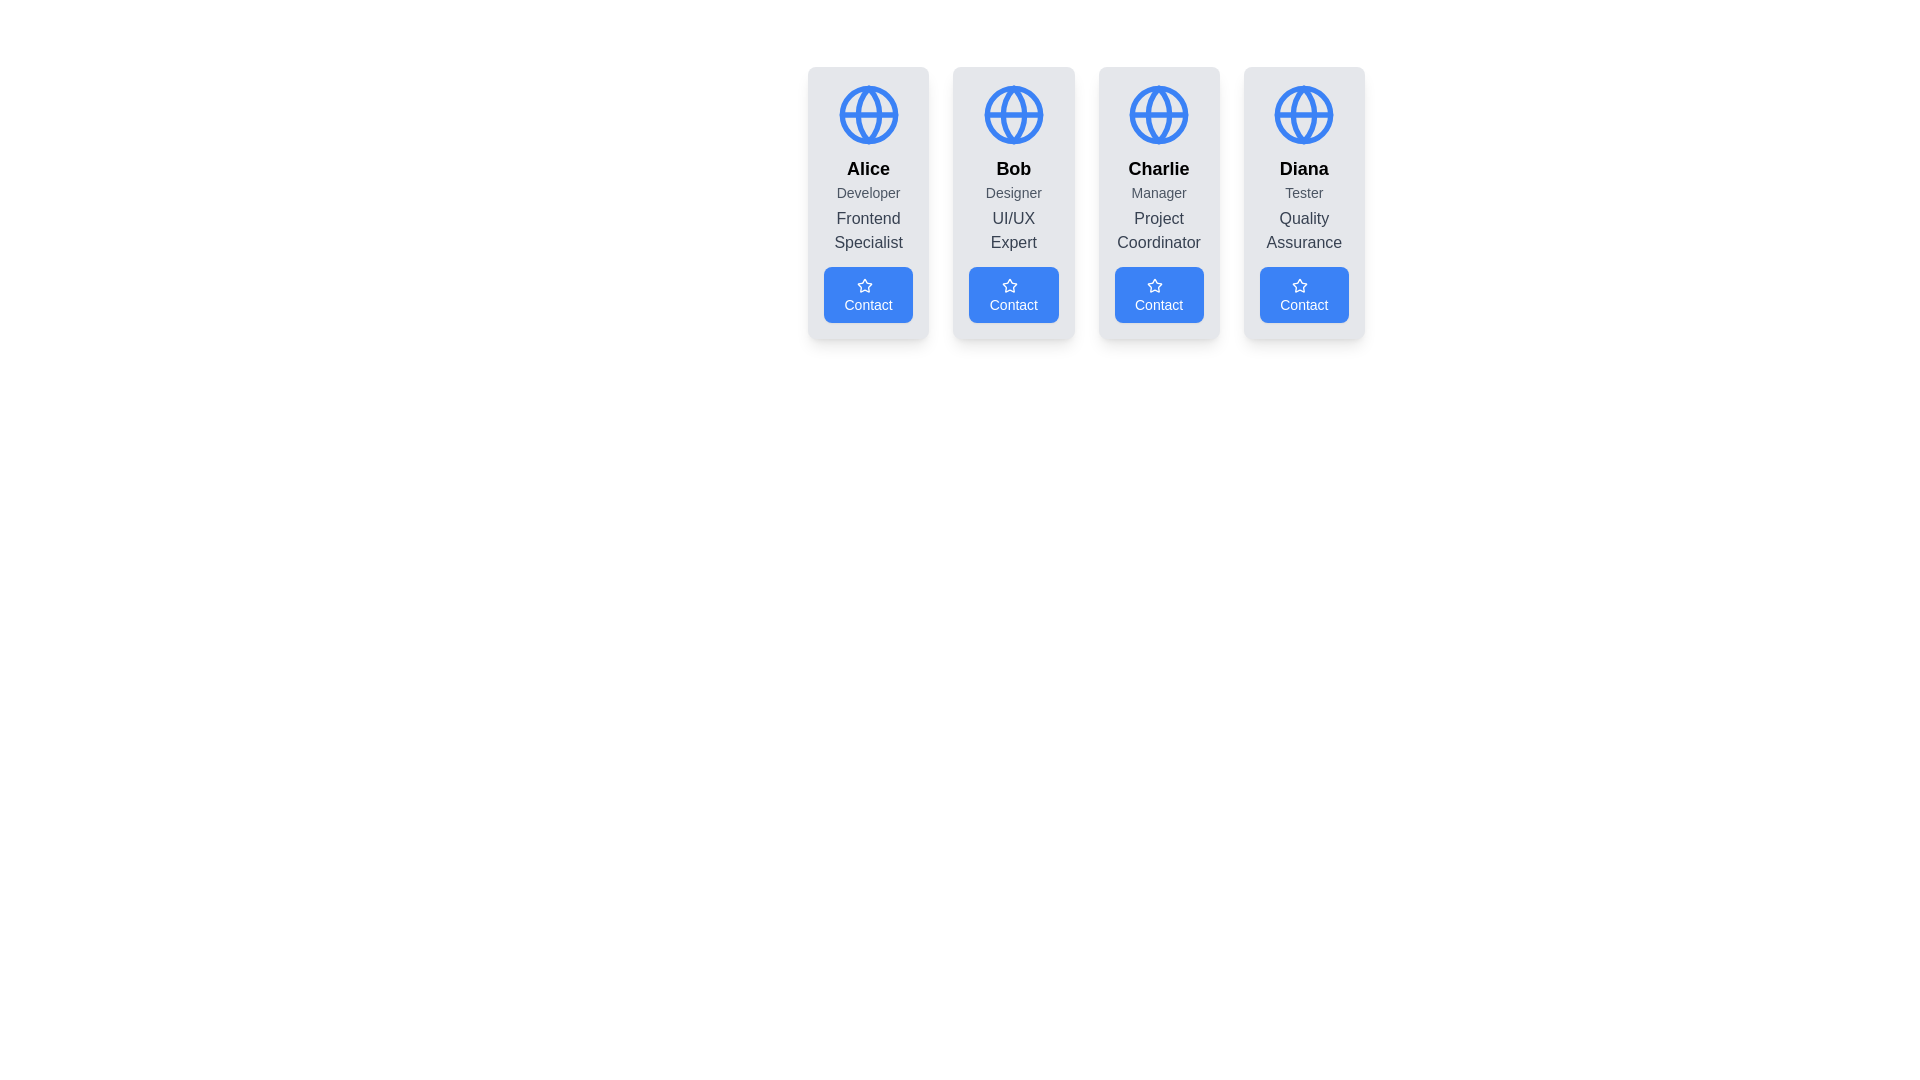 The image size is (1920, 1080). I want to click on the blue globe icon at the top of the card labeled 'Charlie', which is the third card from the left, so click(1159, 115).